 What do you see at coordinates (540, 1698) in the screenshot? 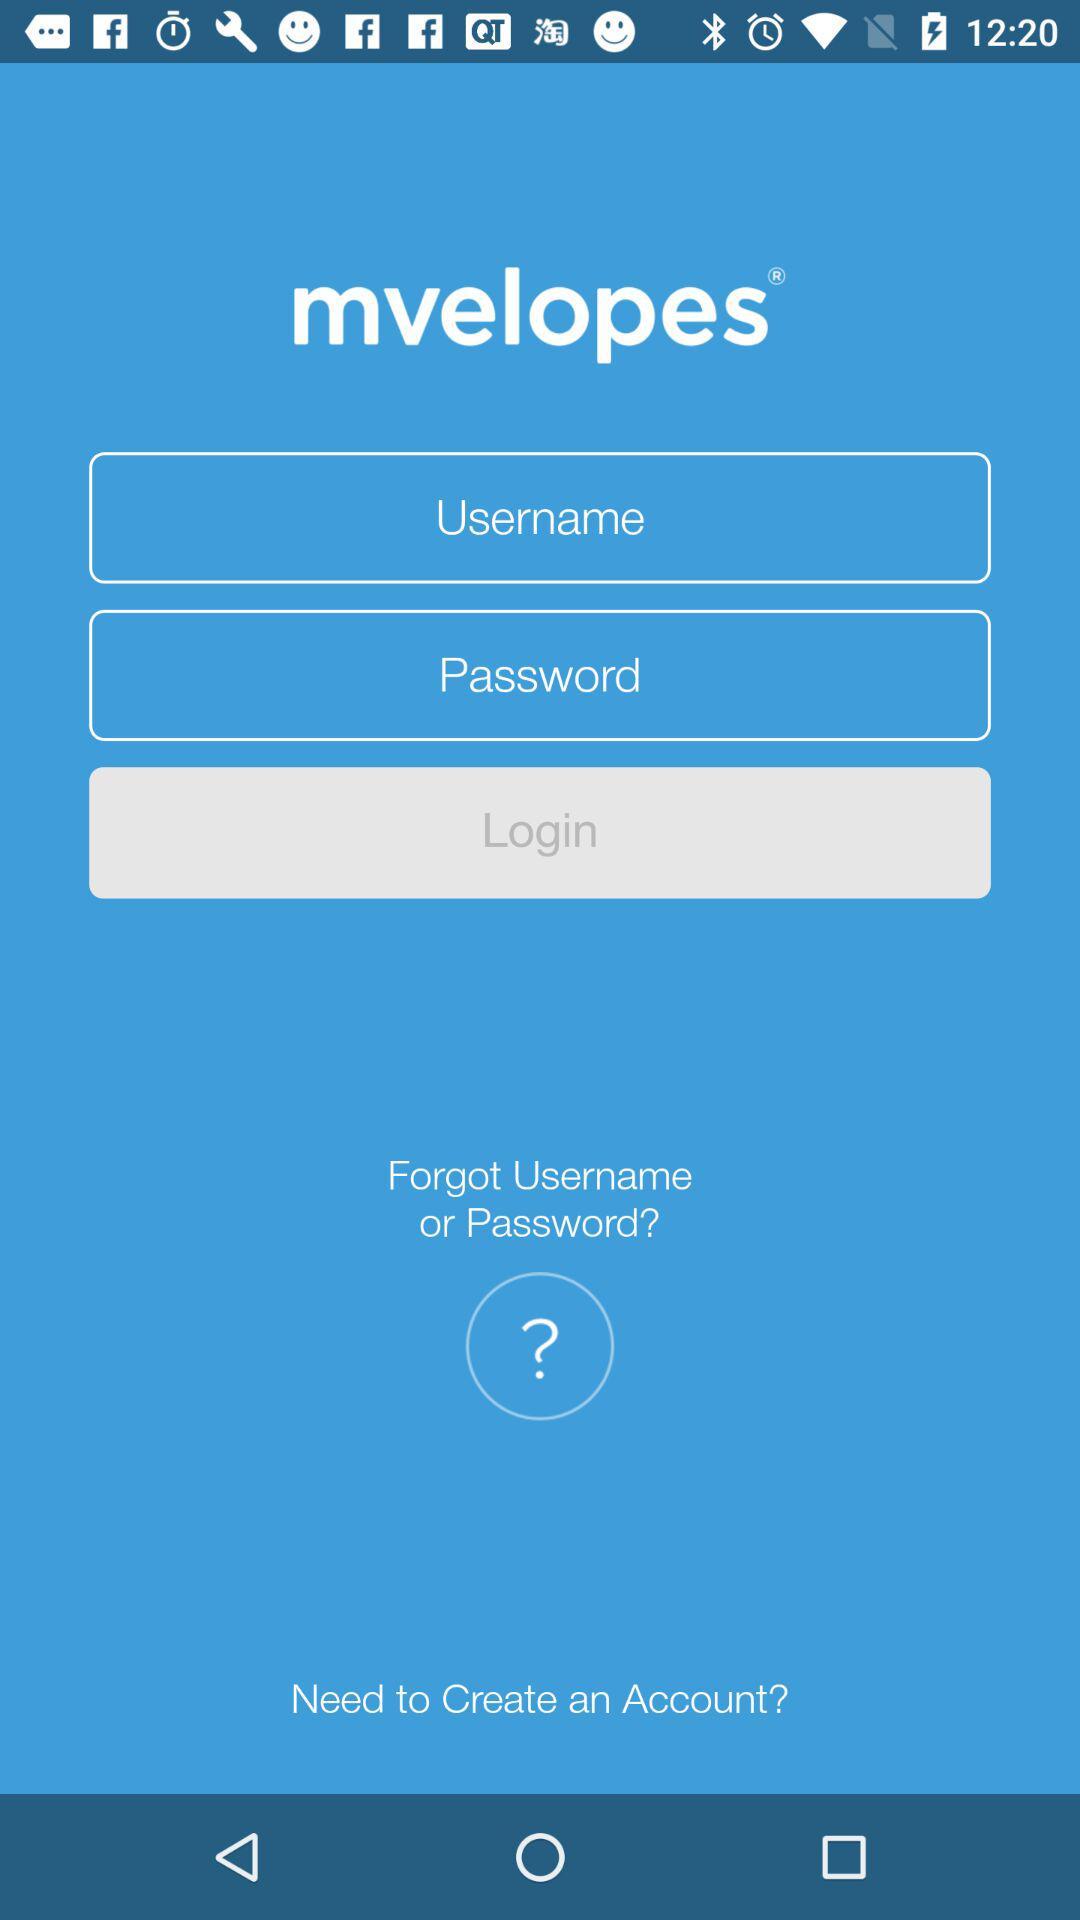
I see `need to create icon` at bounding box center [540, 1698].